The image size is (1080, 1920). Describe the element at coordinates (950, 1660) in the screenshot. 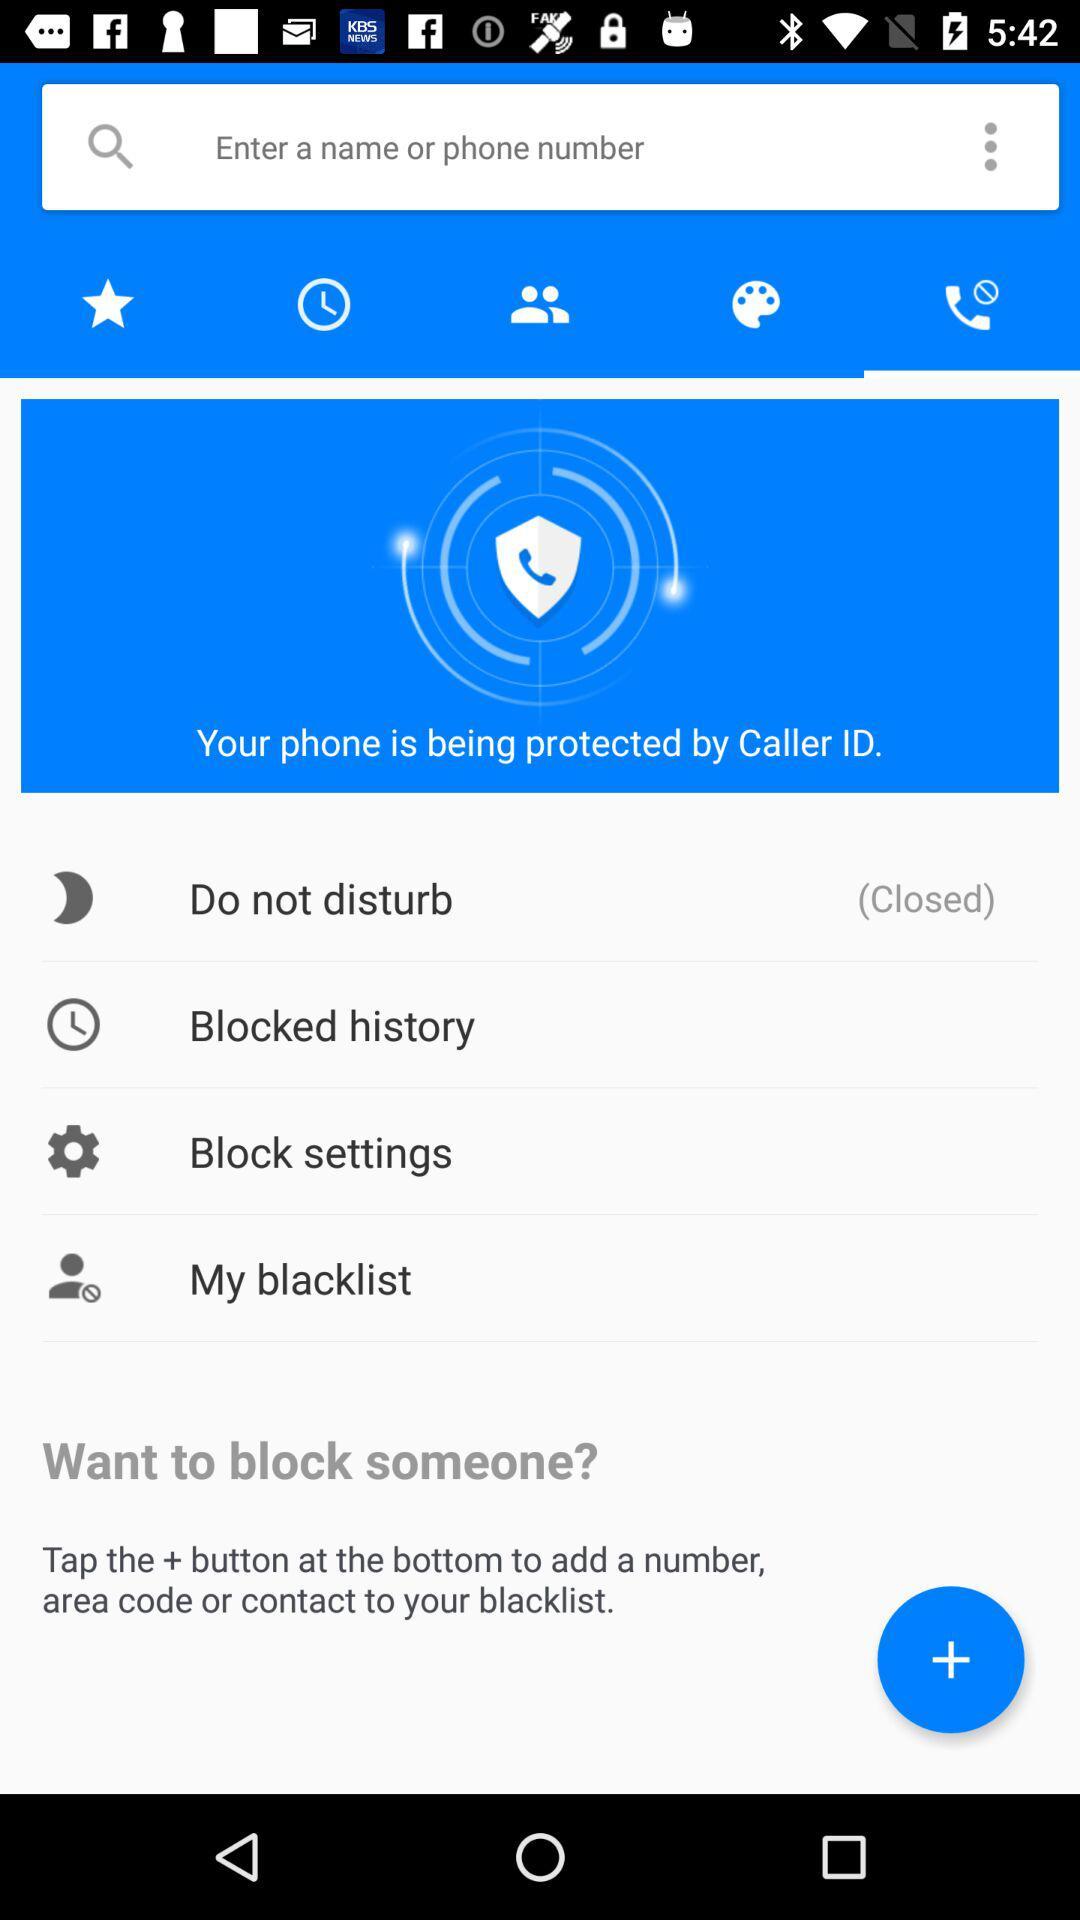

I see `the last plus icon` at that location.